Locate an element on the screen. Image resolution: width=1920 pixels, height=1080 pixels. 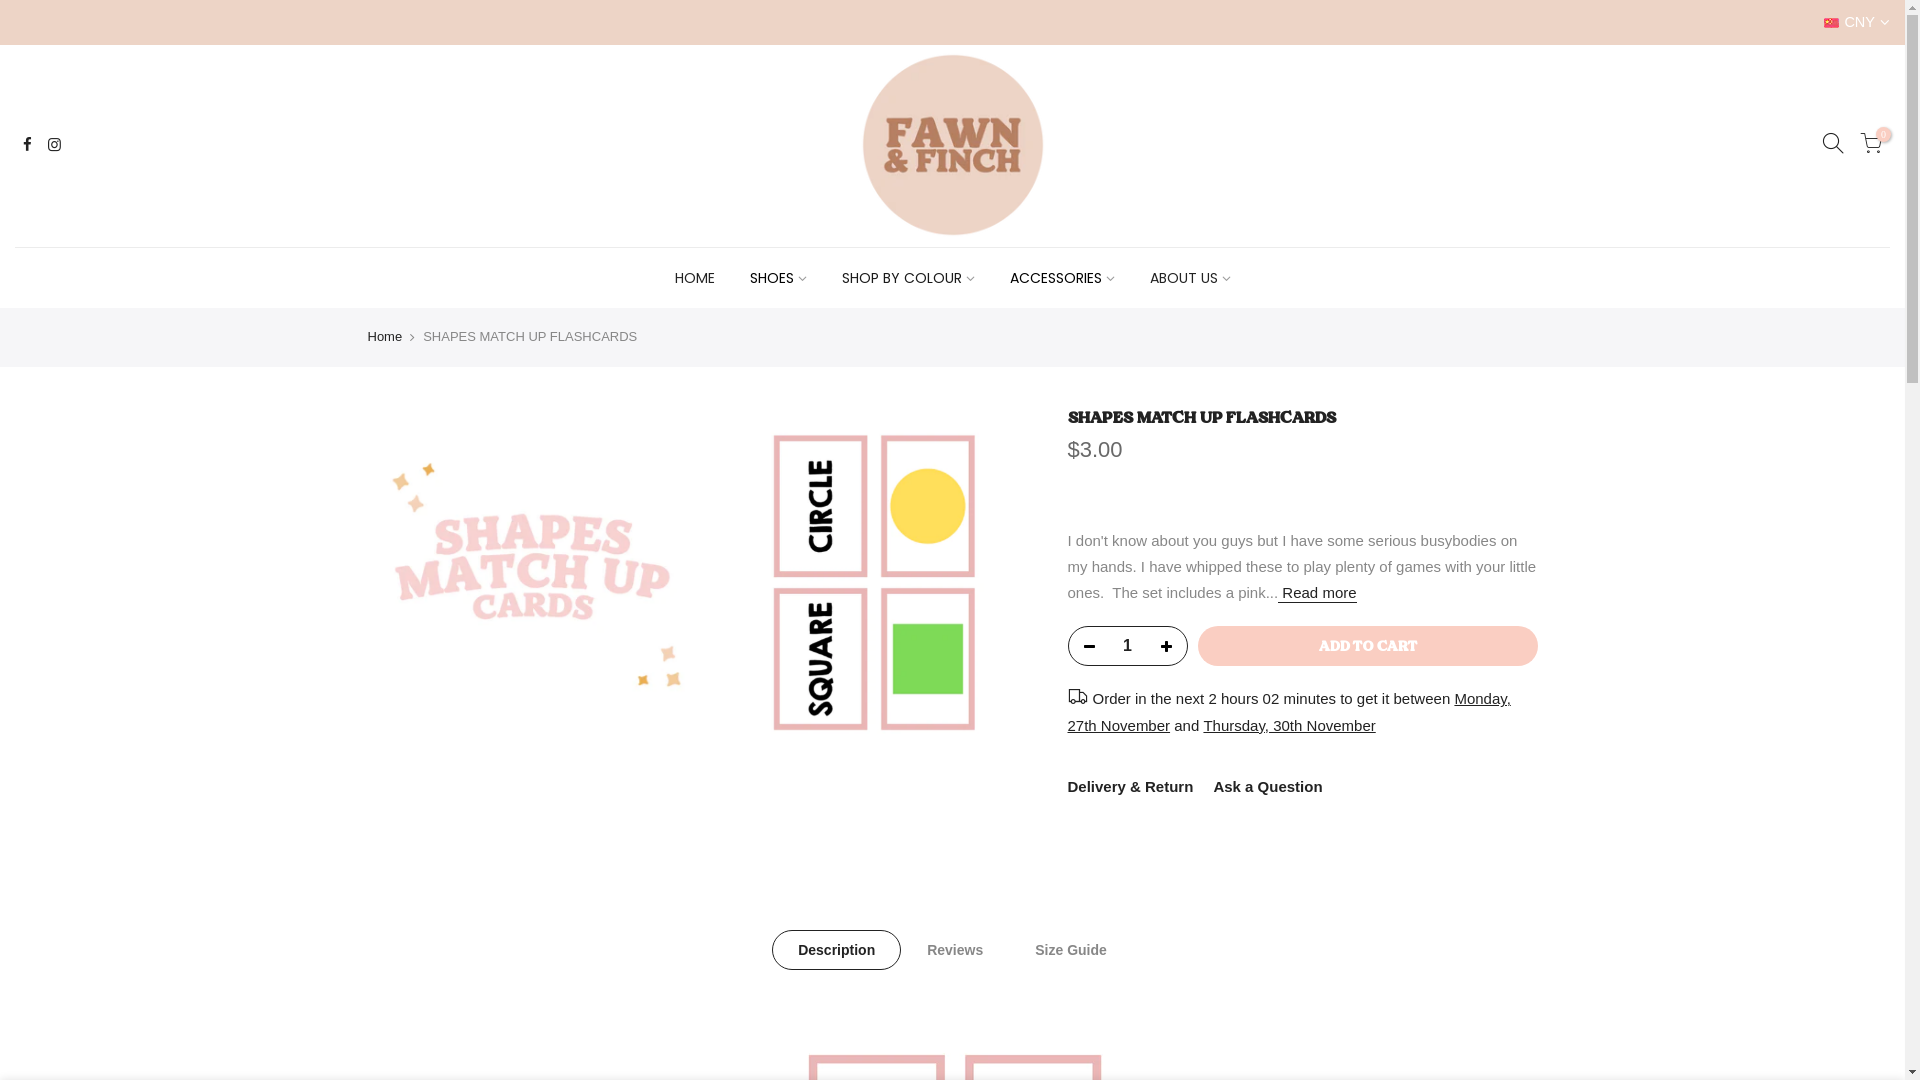
'Ask a Question' is located at coordinates (1266, 785).